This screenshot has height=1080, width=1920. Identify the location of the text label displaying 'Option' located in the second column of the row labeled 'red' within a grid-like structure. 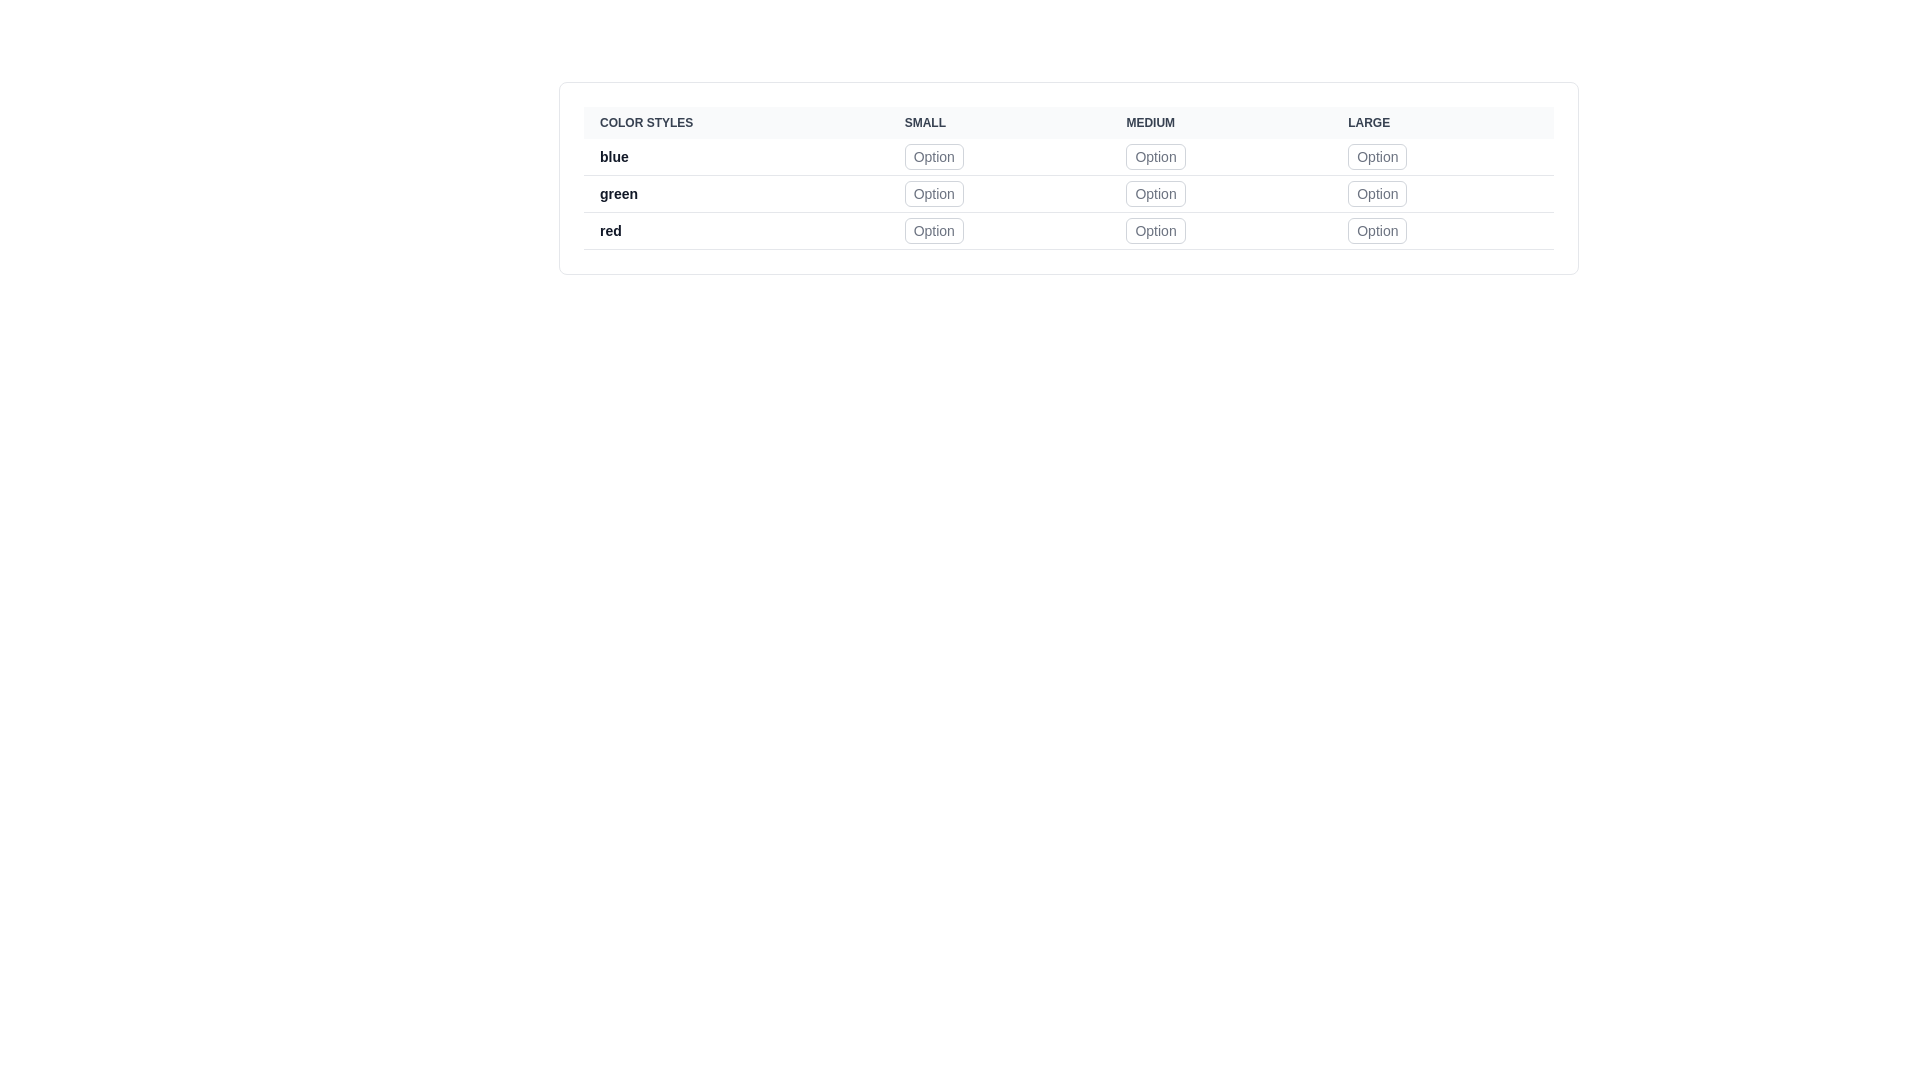
(999, 230).